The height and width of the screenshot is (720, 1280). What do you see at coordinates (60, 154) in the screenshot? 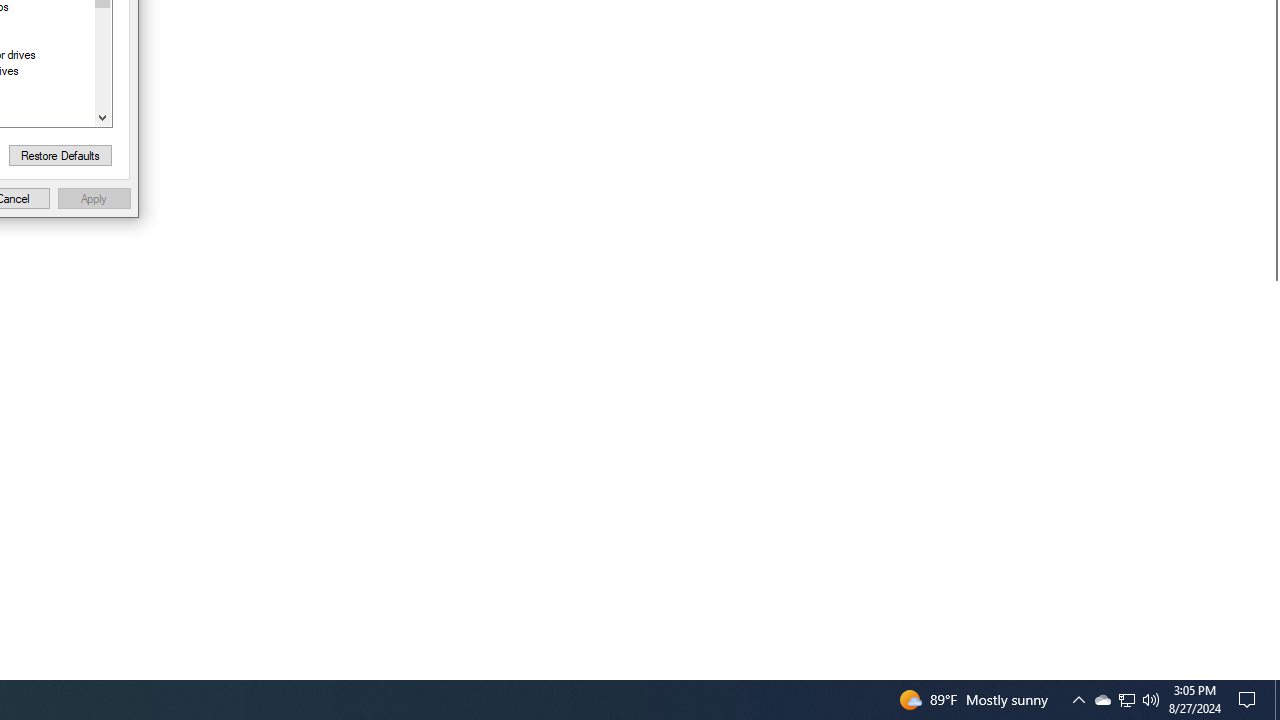
I see `'Restore Defaults'` at bounding box center [60, 154].